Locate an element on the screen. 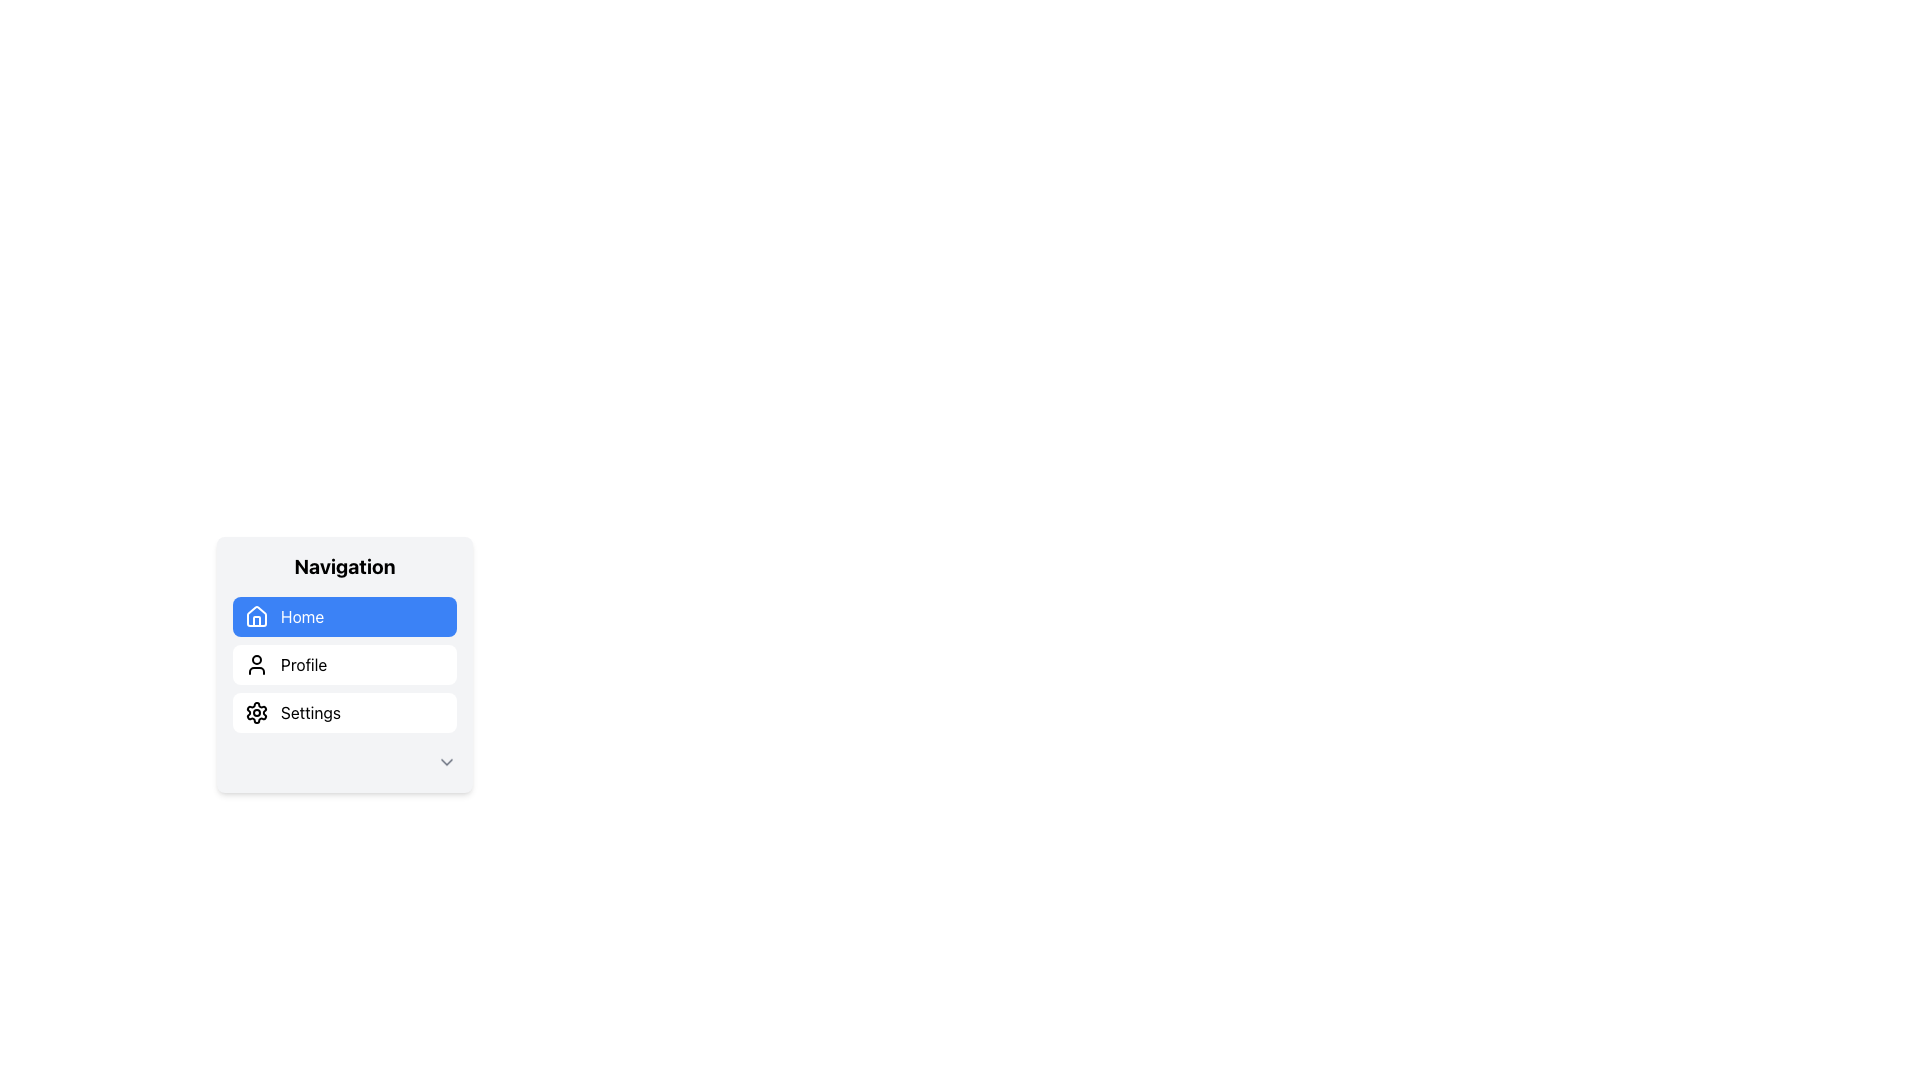 This screenshot has height=1080, width=1920. the static text element displaying 'Settings' in the vertical navigation menu, located below the 'Profile' button is located at coordinates (309, 712).